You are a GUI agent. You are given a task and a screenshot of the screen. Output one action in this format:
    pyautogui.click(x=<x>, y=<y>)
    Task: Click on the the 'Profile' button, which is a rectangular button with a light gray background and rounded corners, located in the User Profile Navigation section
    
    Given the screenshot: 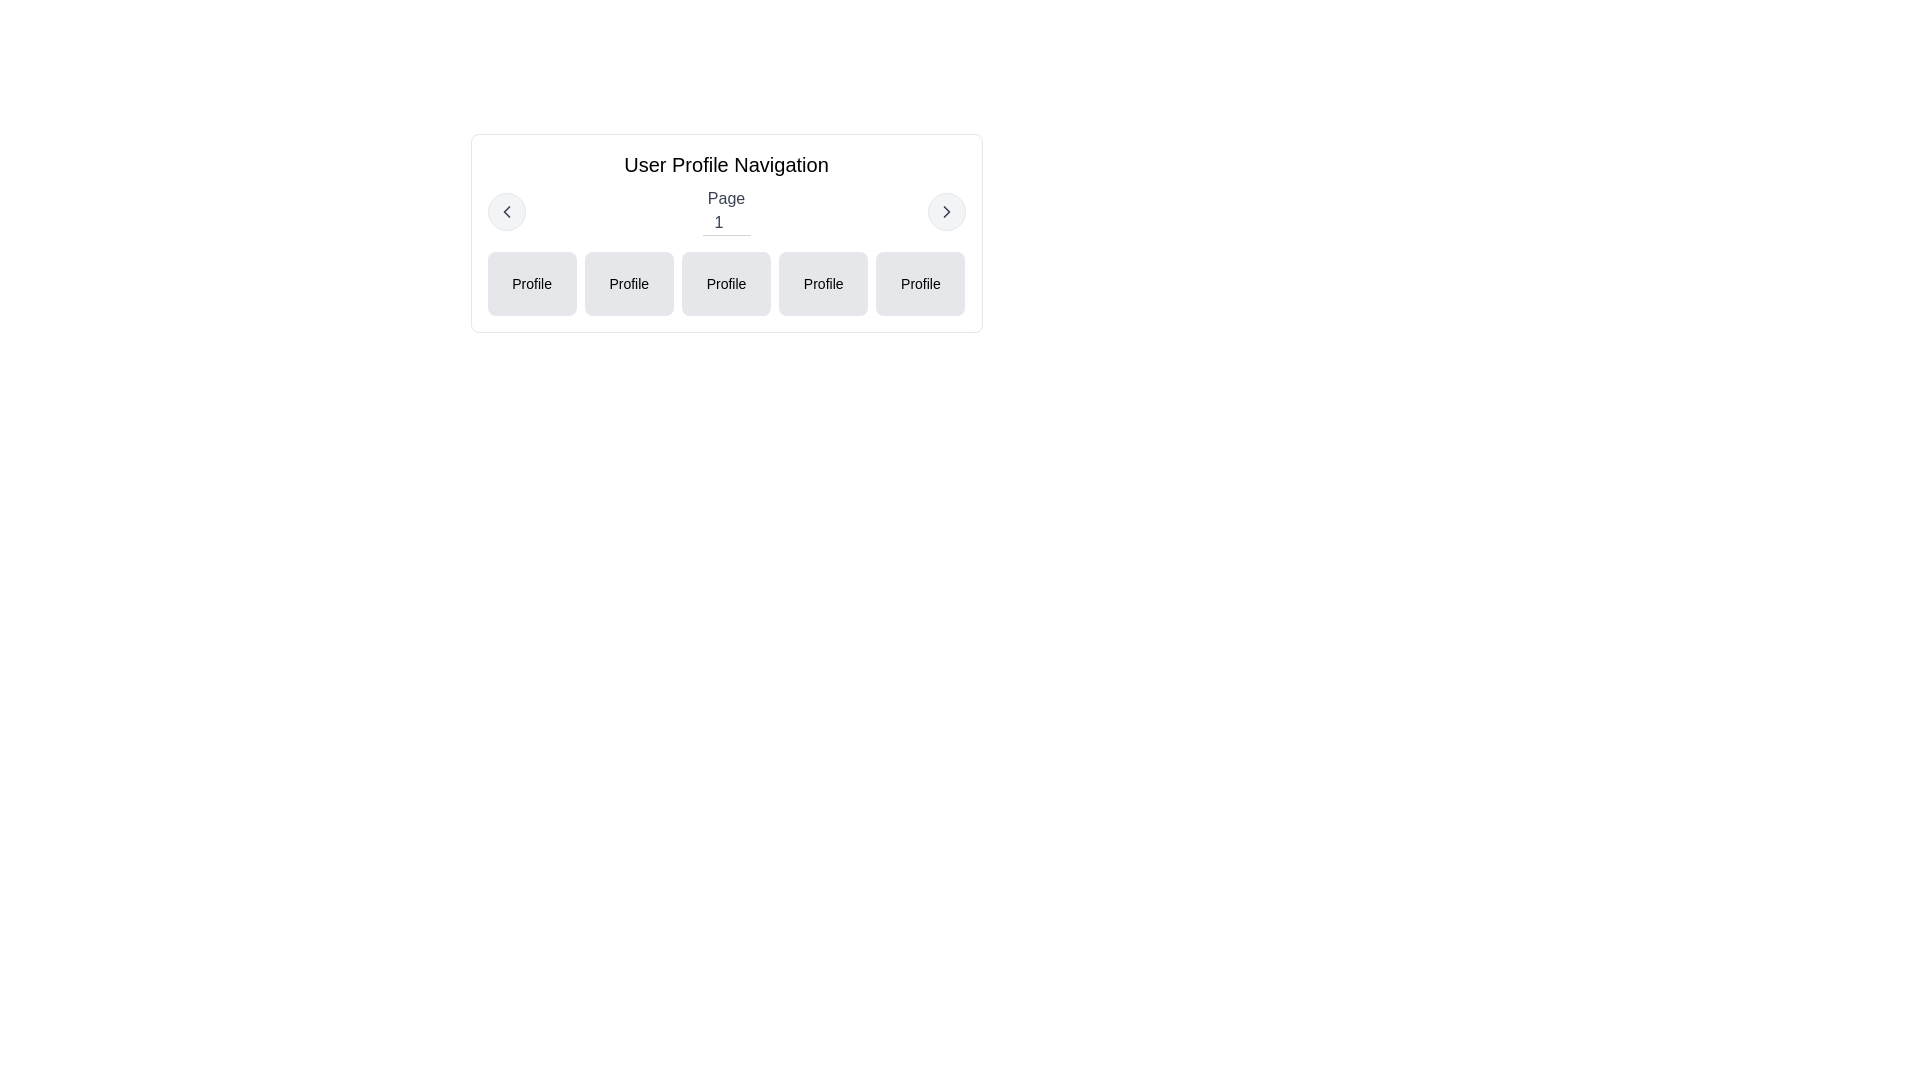 What is the action you would take?
    pyautogui.click(x=823, y=284)
    